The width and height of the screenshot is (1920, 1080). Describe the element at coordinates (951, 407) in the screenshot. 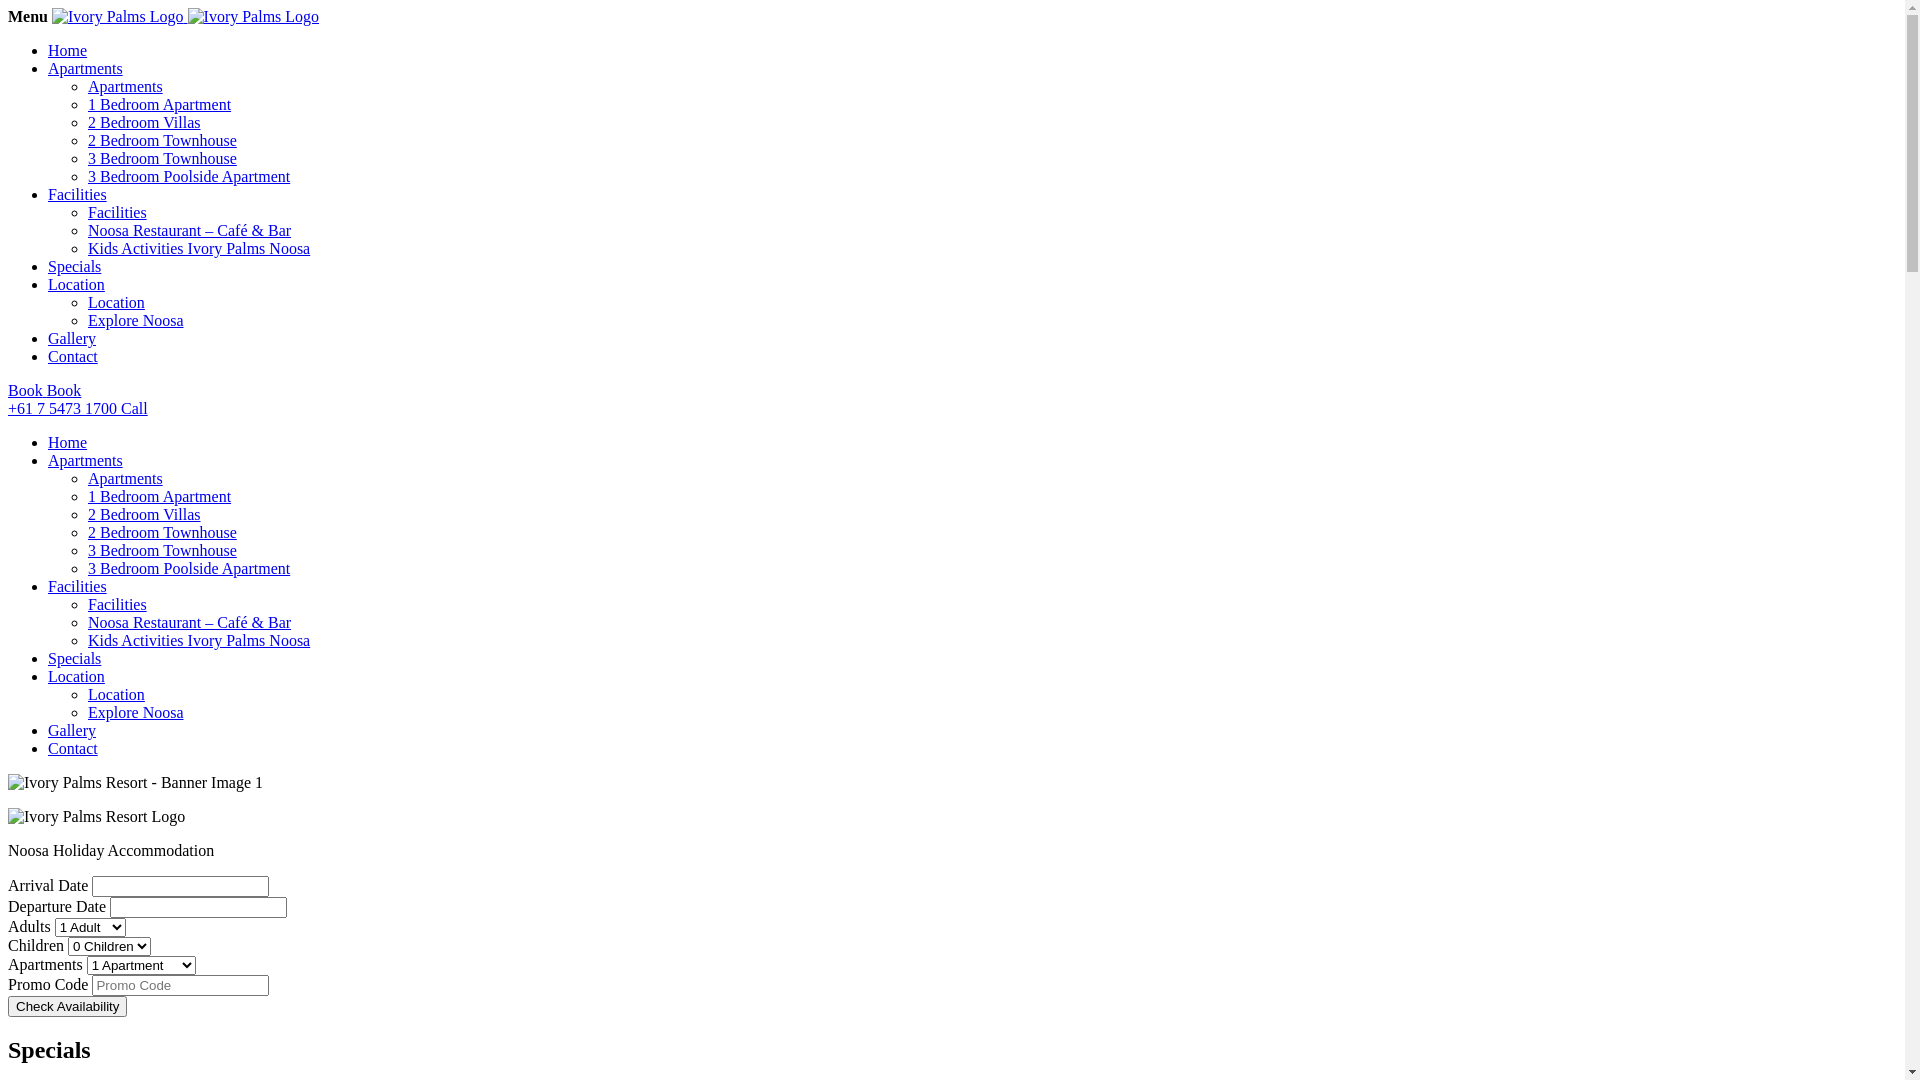

I see `'+61 7 5473 1700 Call'` at that location.